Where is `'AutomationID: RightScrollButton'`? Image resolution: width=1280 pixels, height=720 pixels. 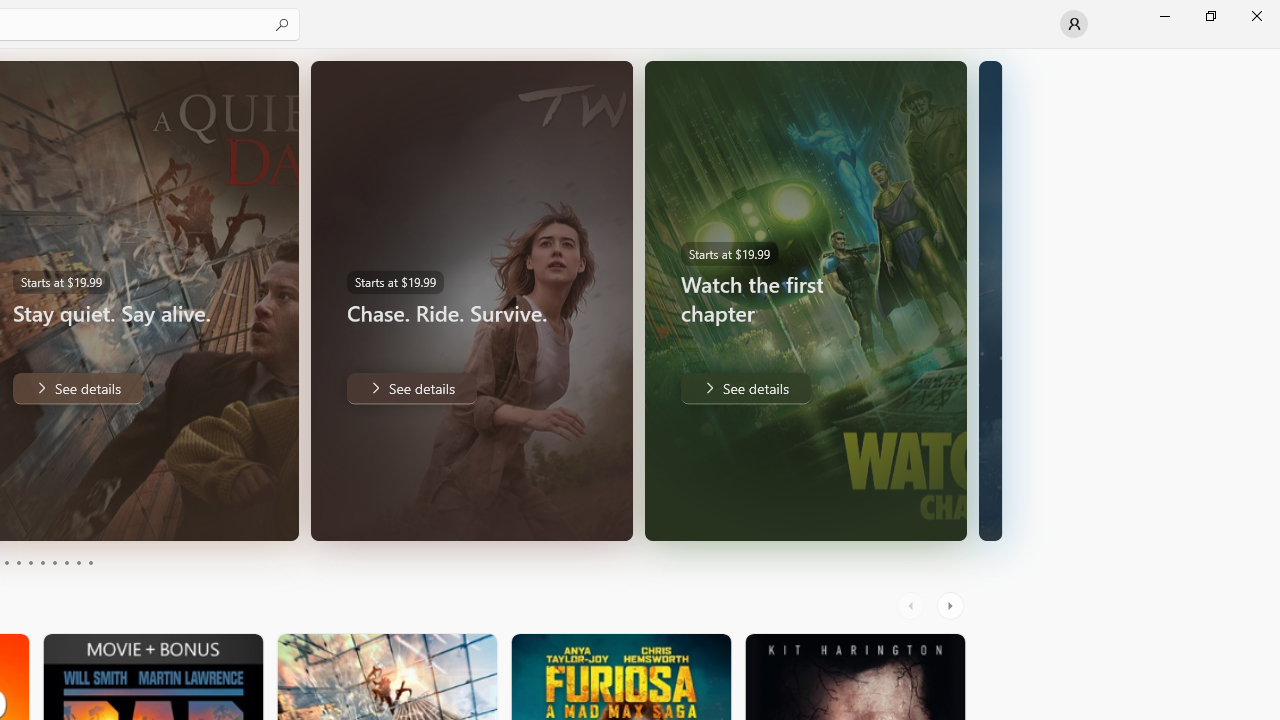 'AutomationID: RightScrollButton' is located at coordinates (951, 605).